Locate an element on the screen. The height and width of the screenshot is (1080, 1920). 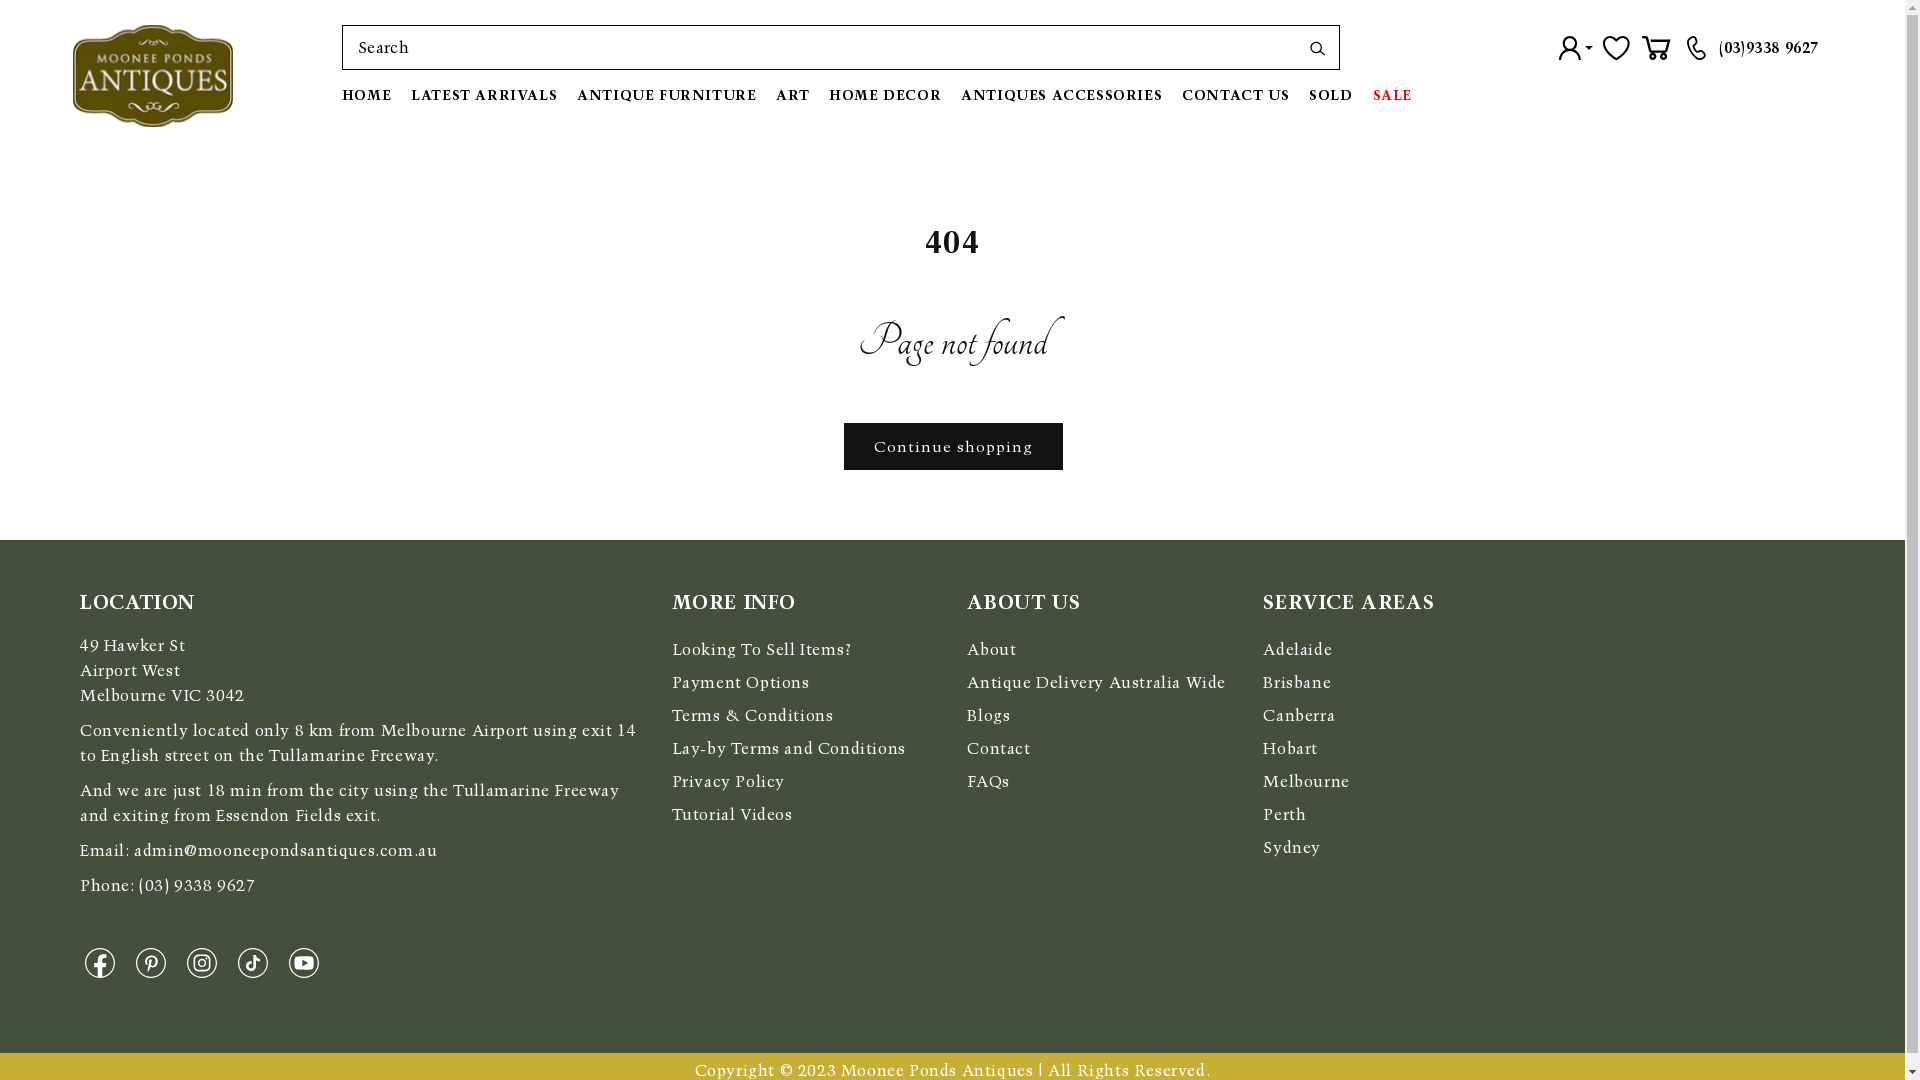
'Adelaide' is located at coordinates (1297, 649).